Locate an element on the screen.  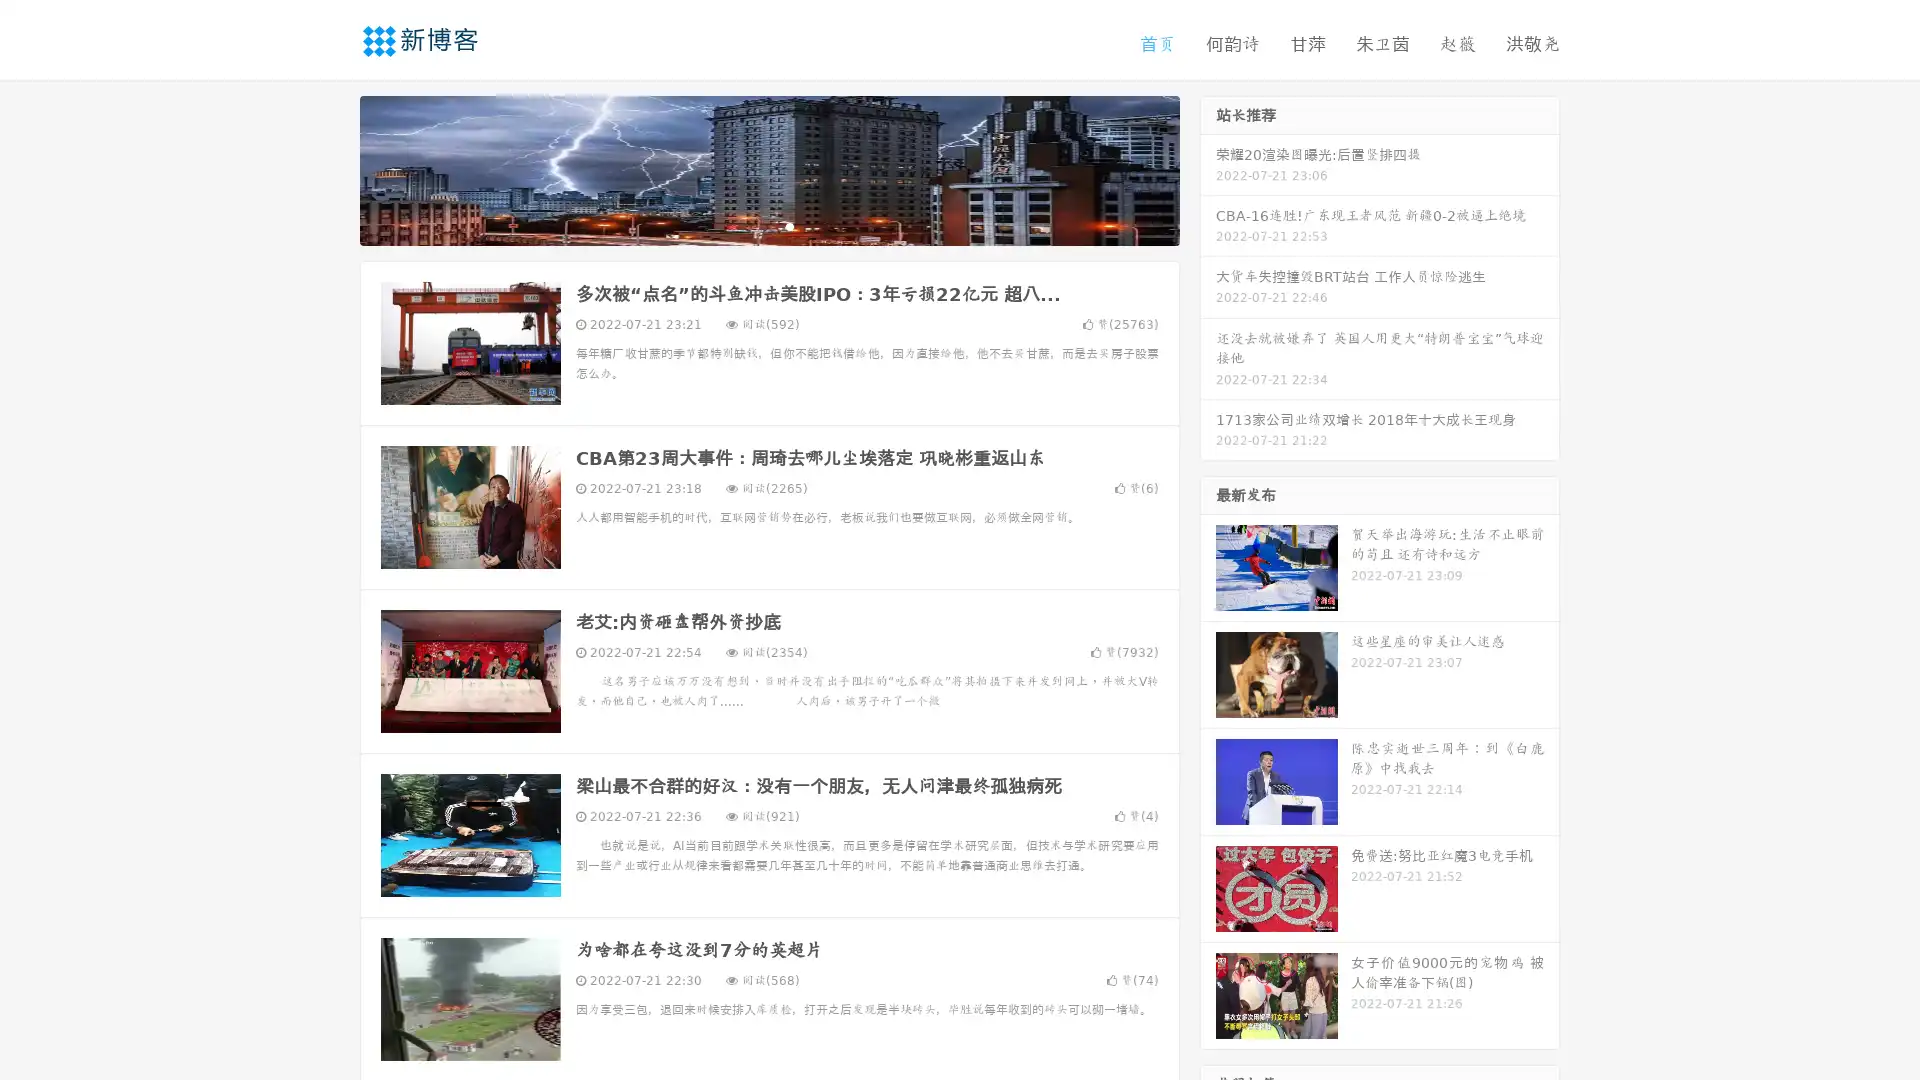
Previous slide is located at coordinates (330, 168).